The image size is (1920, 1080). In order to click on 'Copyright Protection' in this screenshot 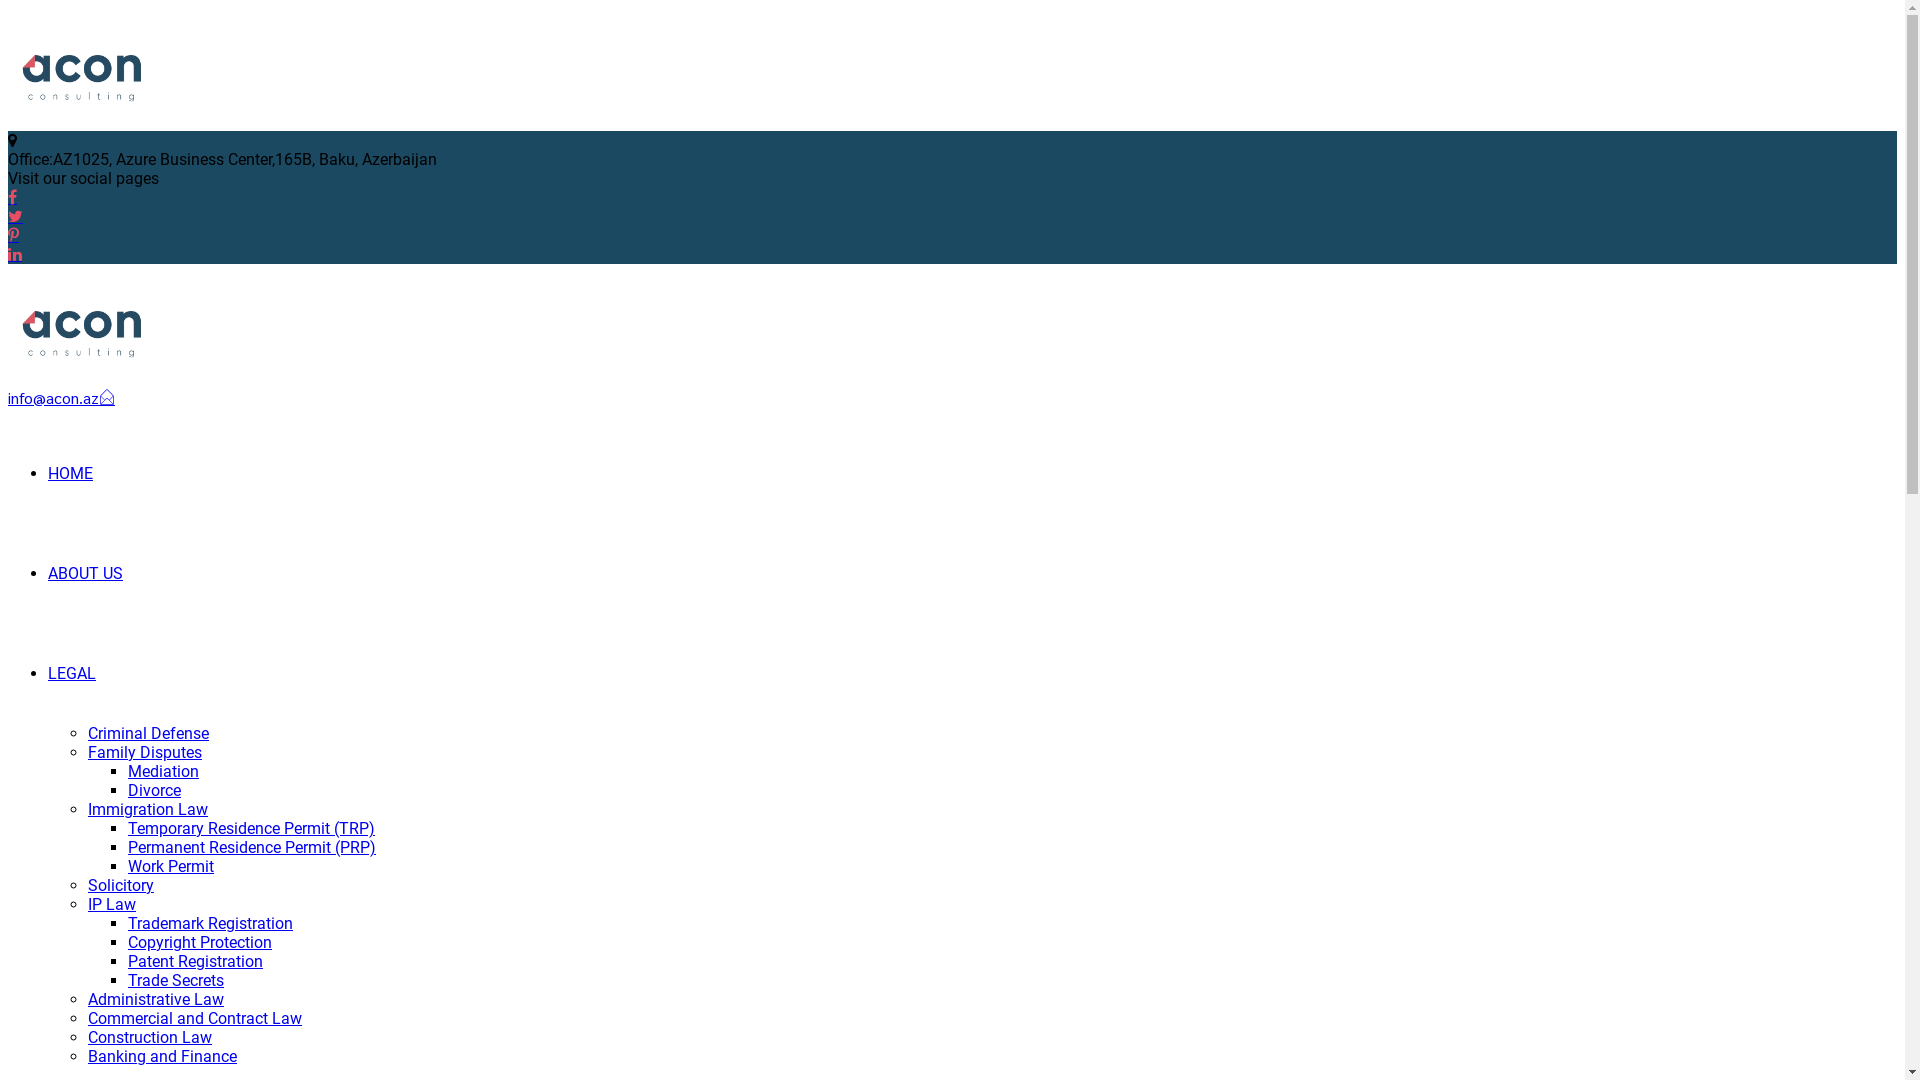, I will do `click(200, 942)`.